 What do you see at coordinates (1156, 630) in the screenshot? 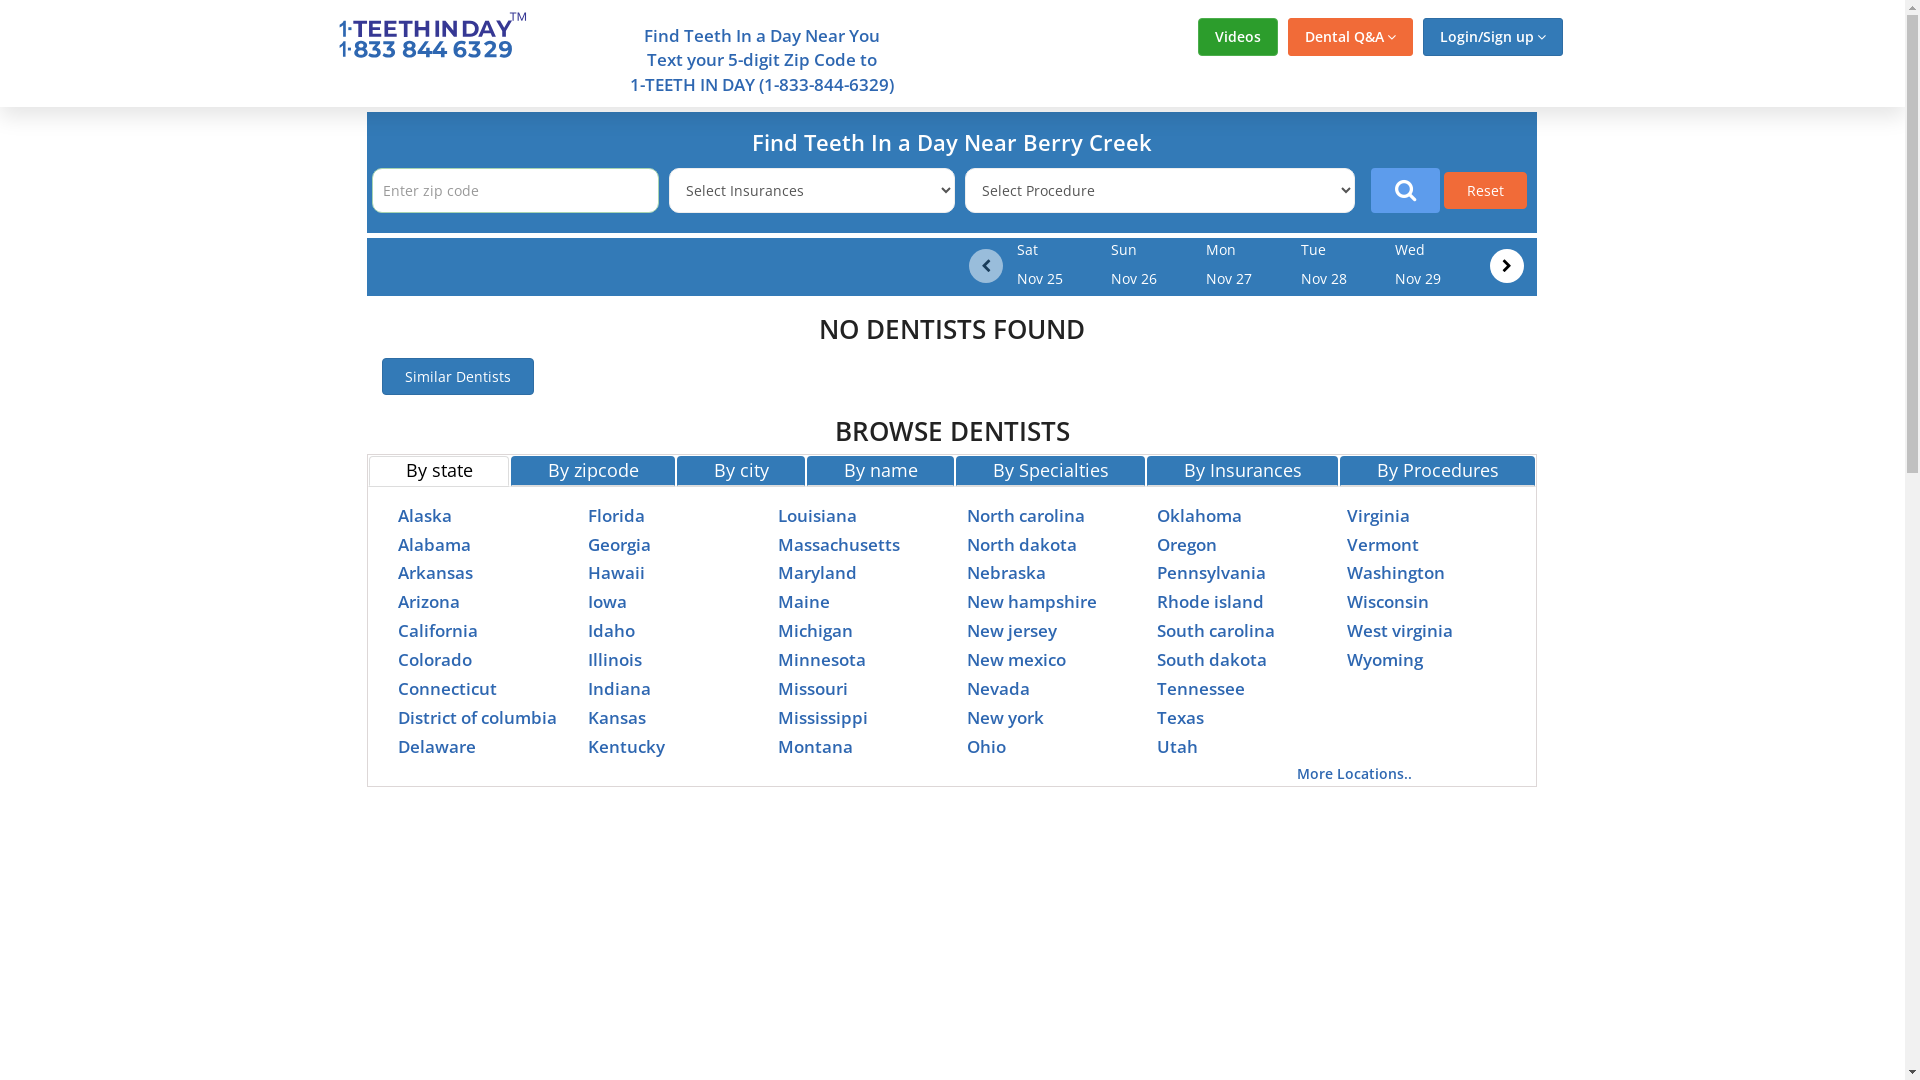
I see `'South carolina'` at bounding box center [1156, 630].